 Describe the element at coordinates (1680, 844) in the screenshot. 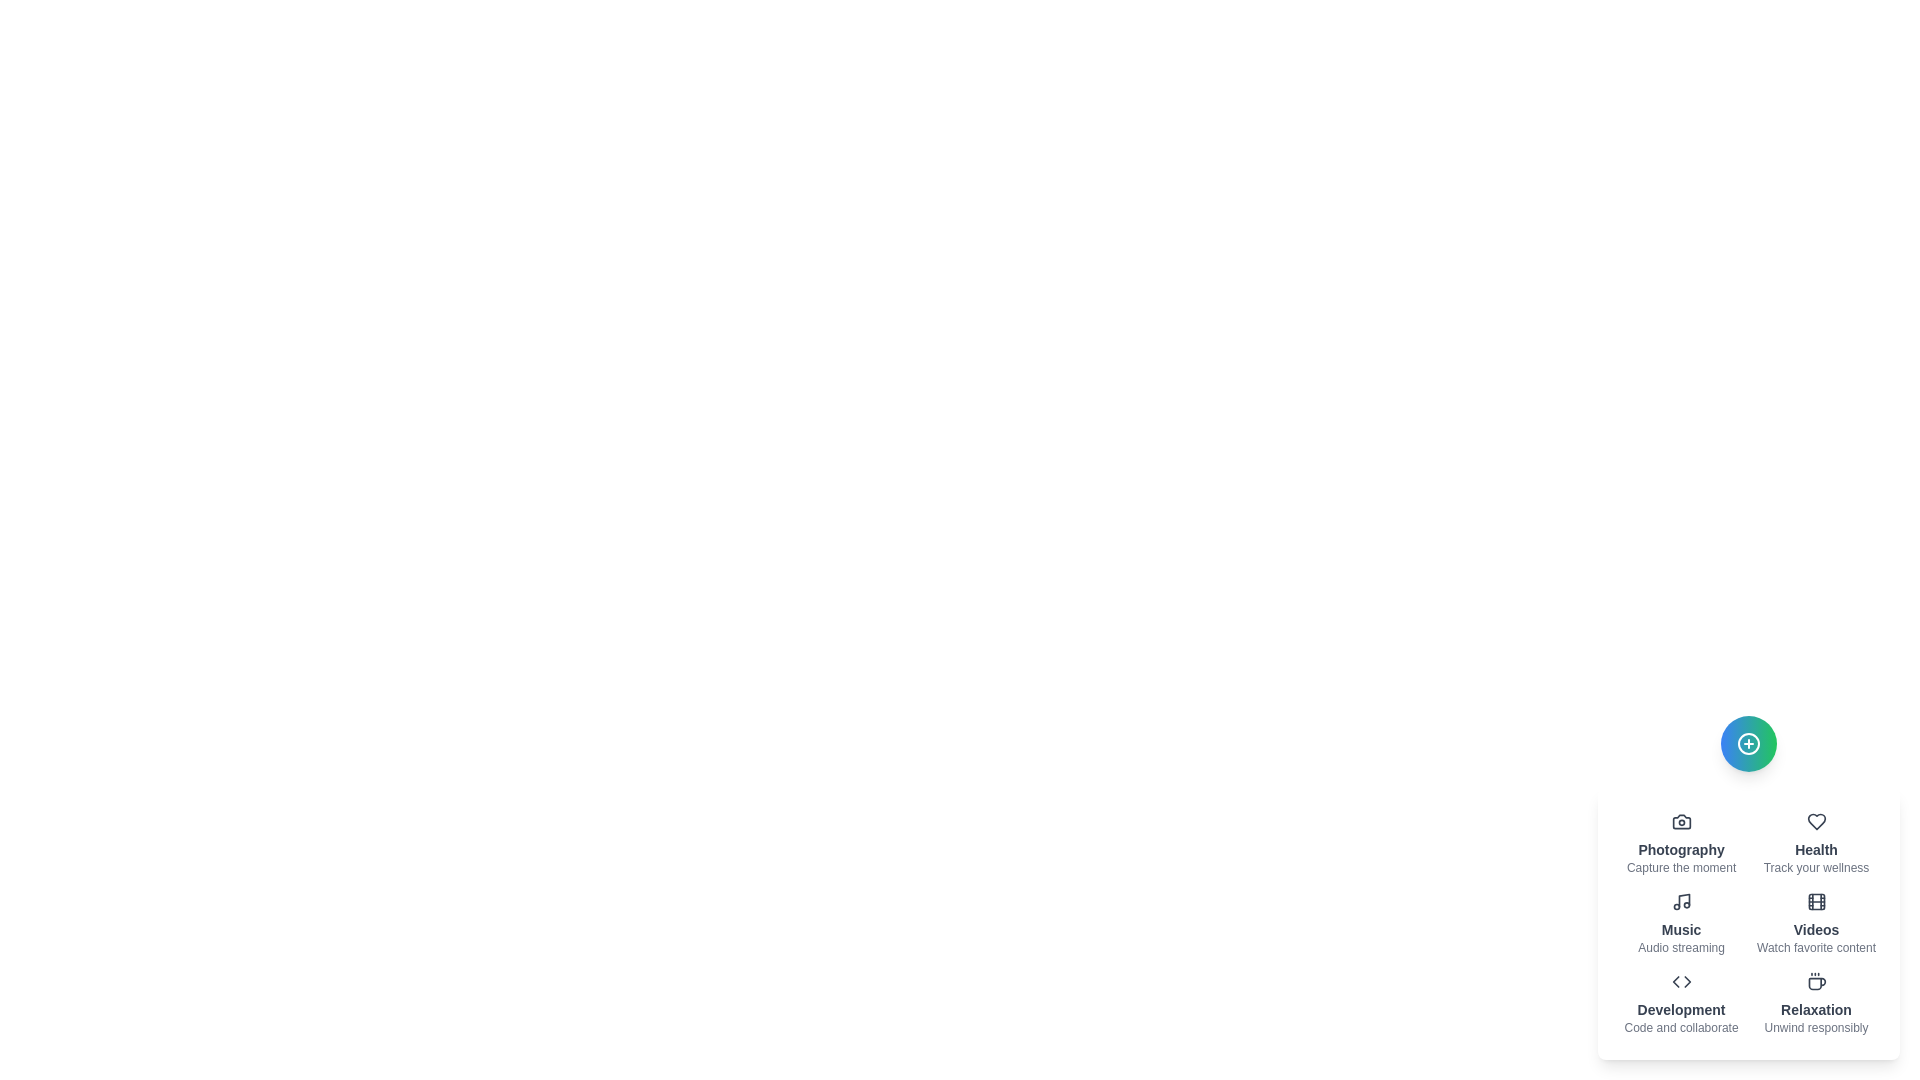

I see `the item labeled 'Photography' to observe its hover effect` at that location.